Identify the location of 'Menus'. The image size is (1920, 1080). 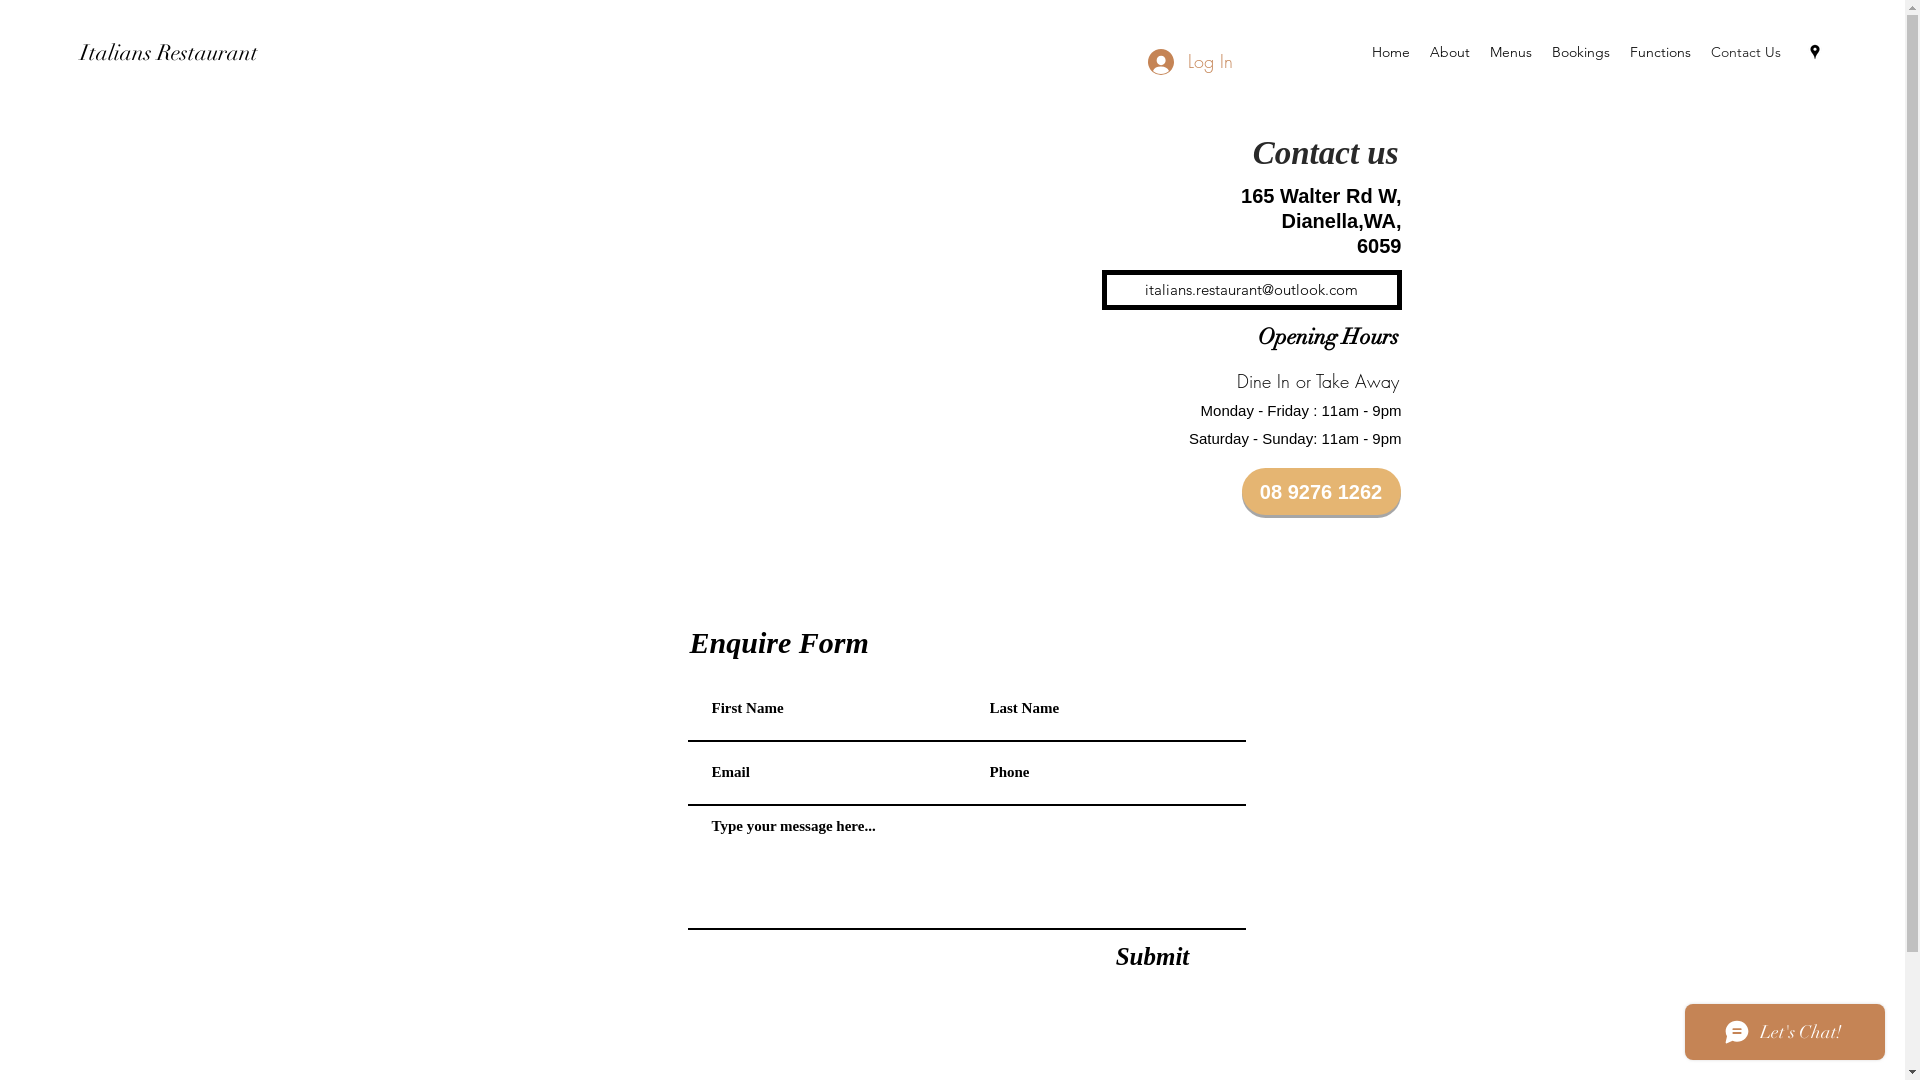
(1511, 50).